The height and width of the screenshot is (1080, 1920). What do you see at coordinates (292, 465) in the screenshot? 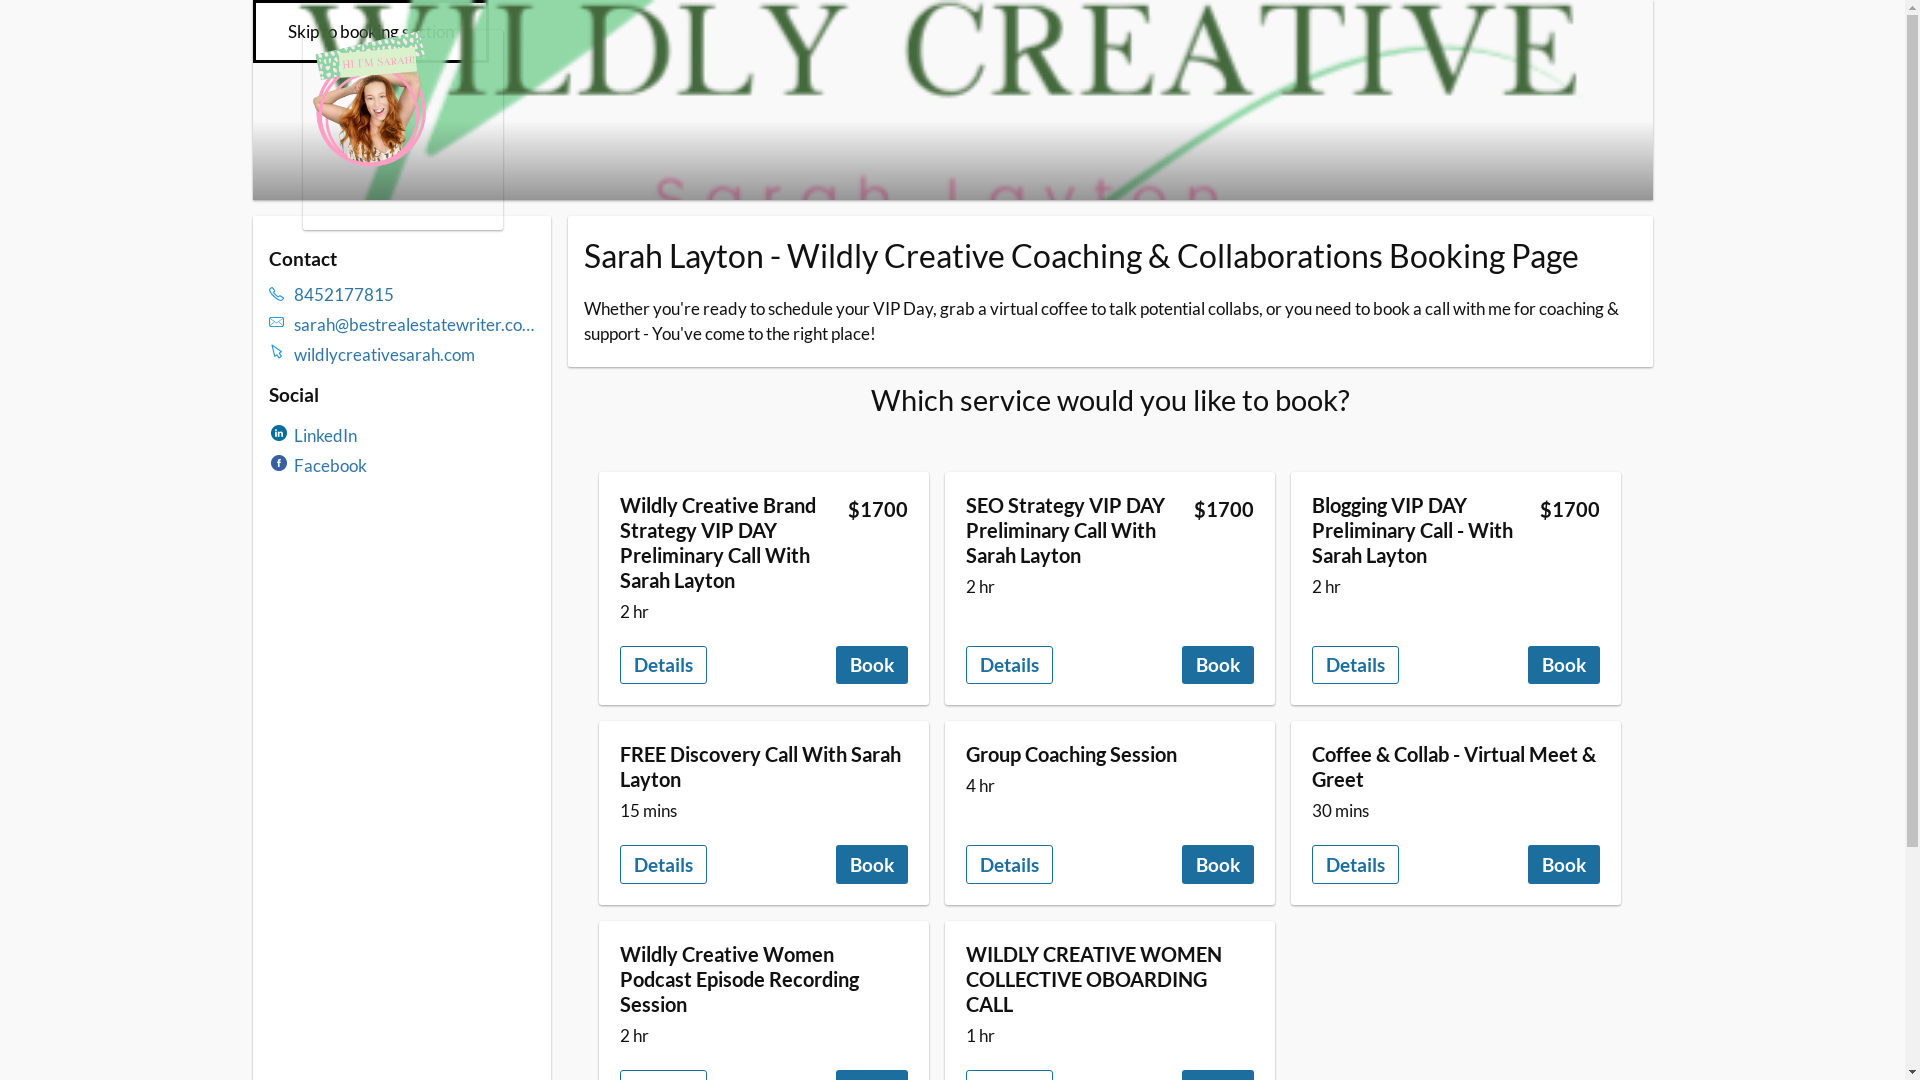
I see `'Facebook'` at bounding box center [292, 465].